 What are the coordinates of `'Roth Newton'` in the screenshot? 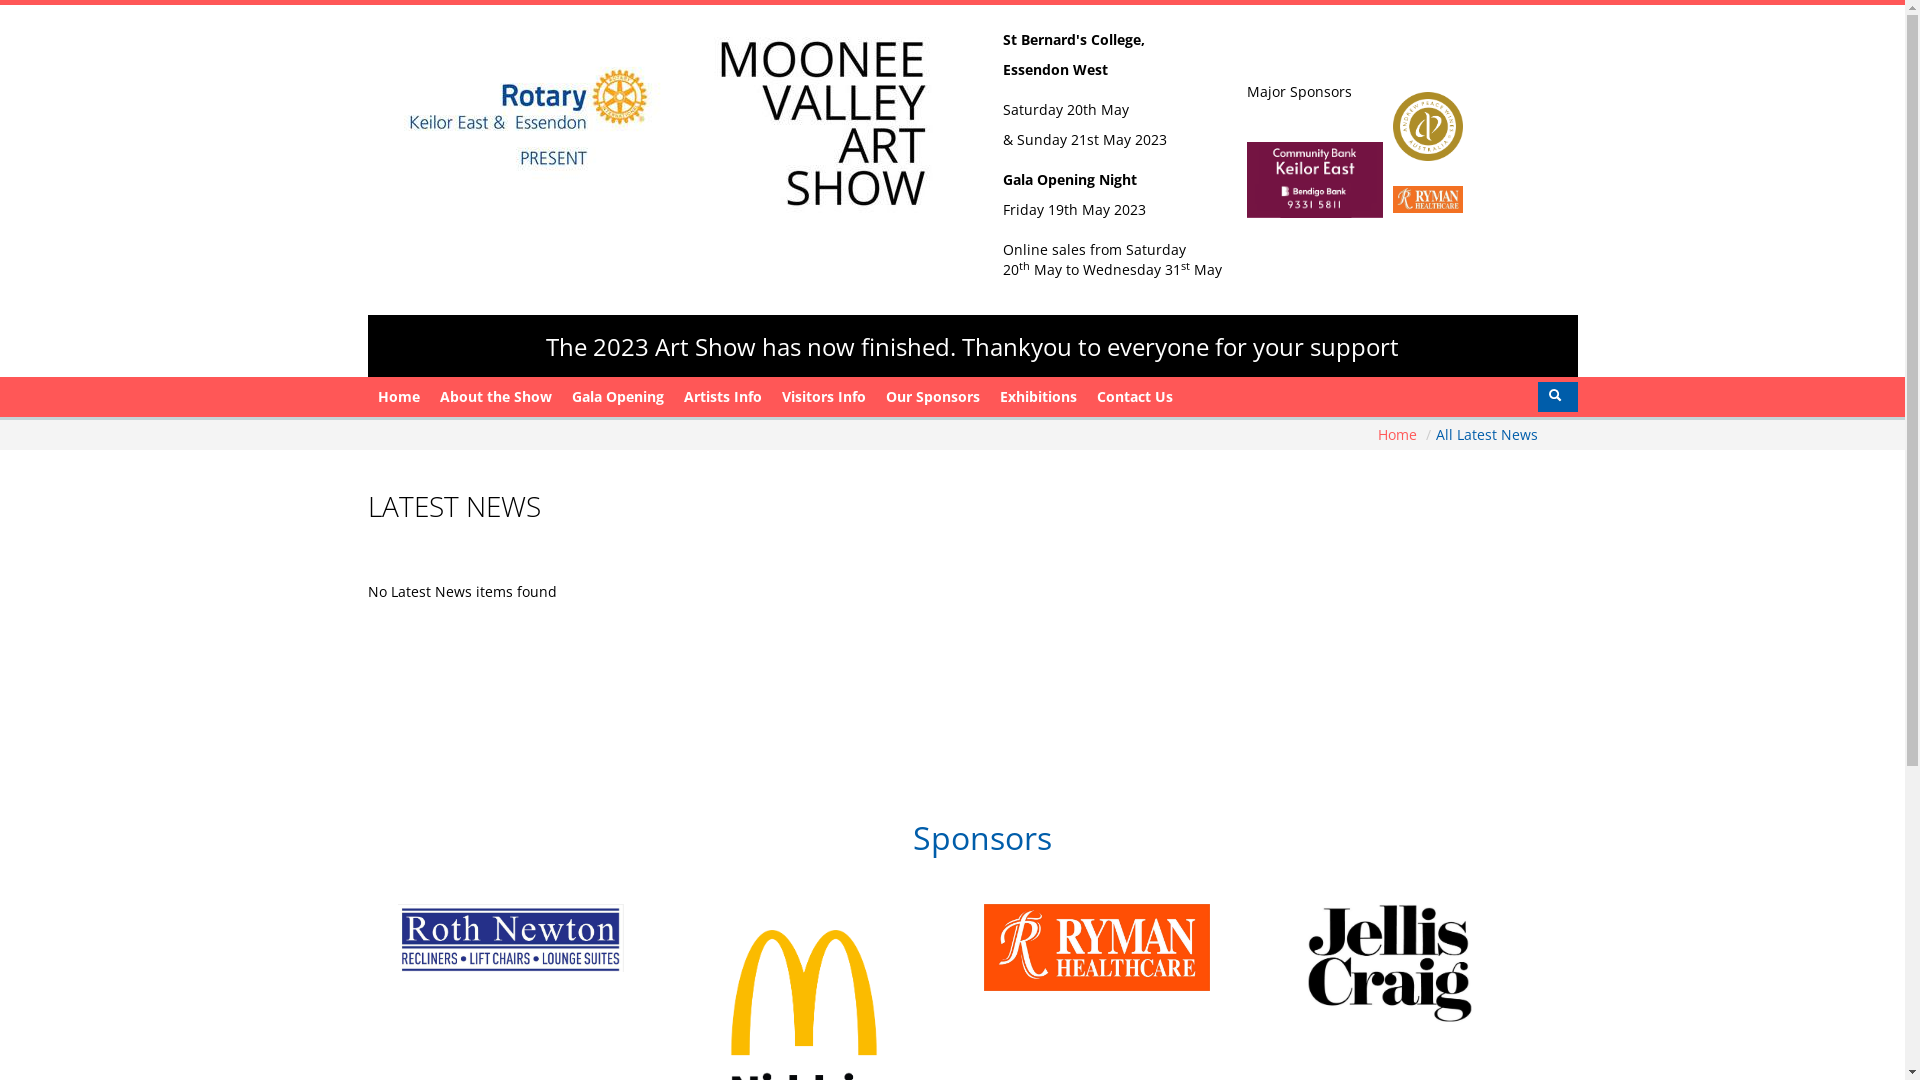 It's located at (544, 937).